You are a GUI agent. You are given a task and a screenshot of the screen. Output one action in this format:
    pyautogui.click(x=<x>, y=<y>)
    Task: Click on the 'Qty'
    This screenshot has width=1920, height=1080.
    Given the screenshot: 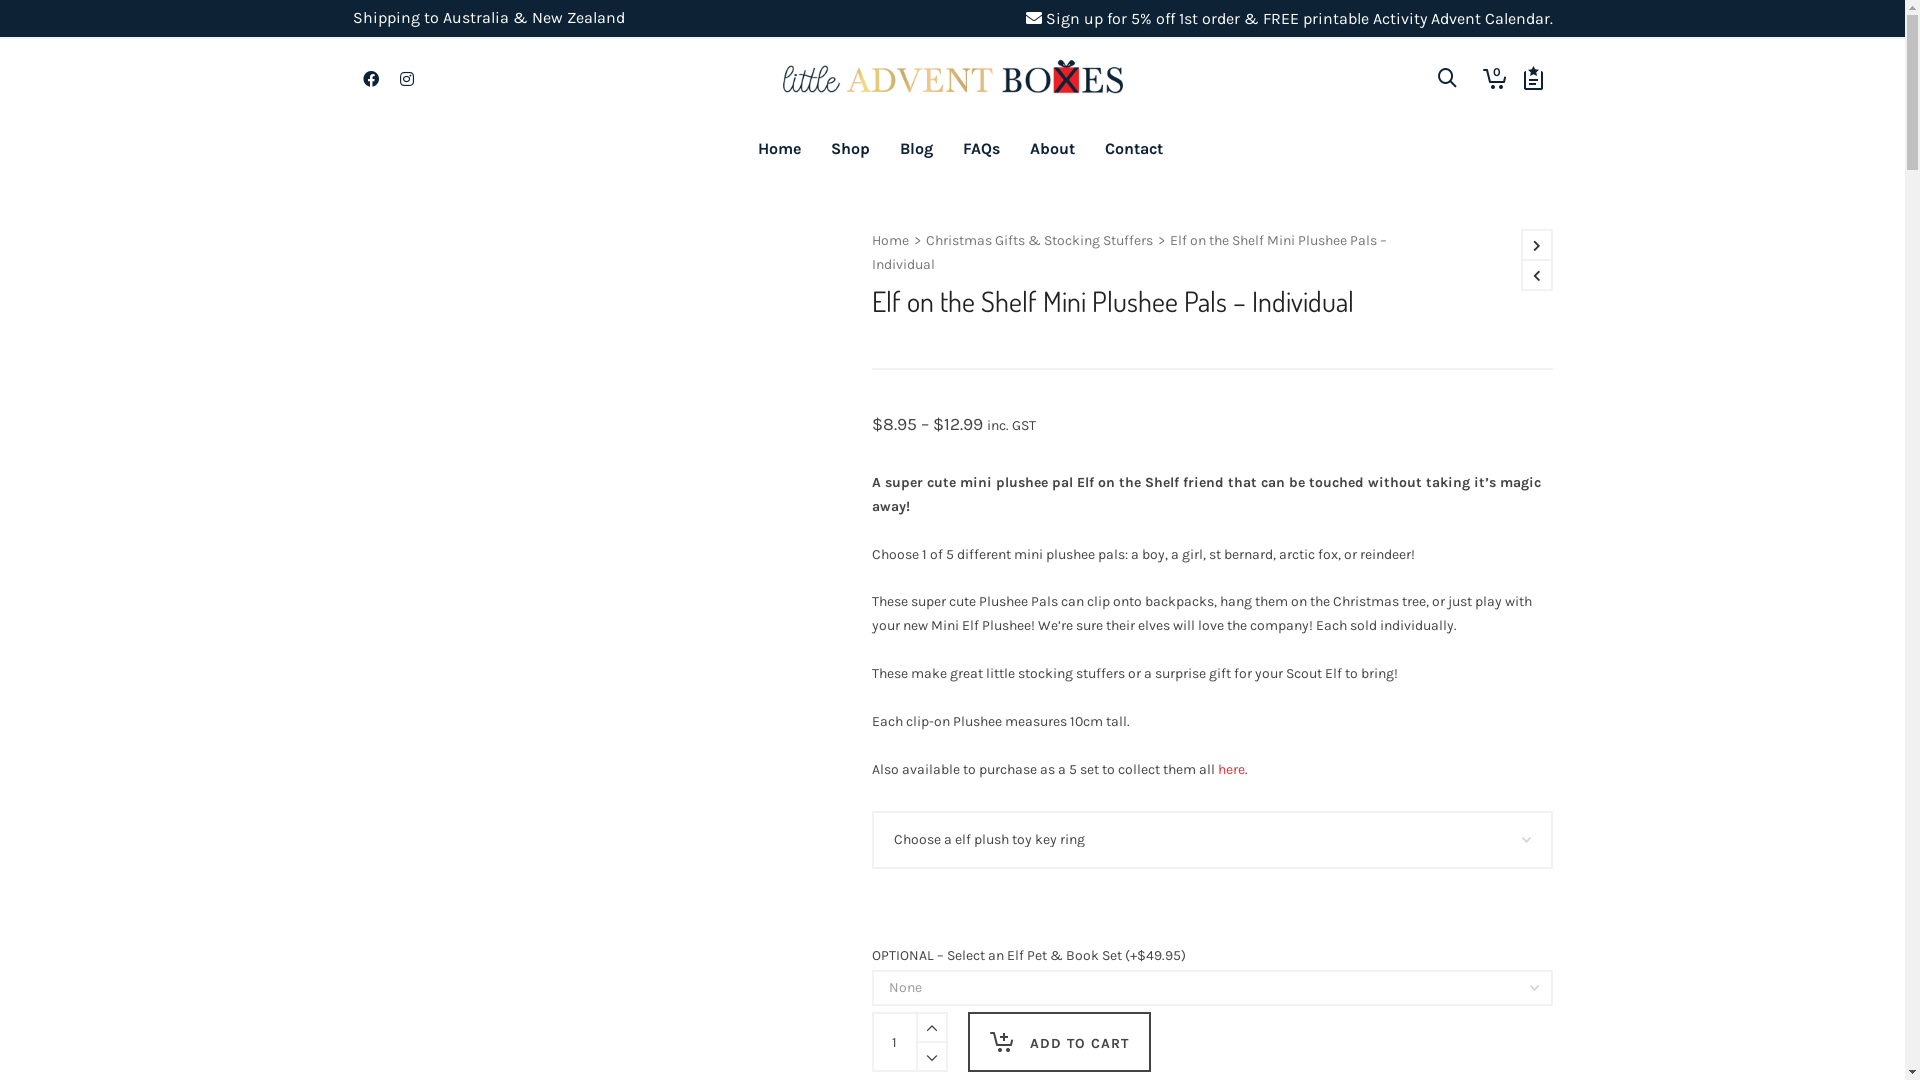 What is the action you would take?
    pyautogui.click(x=893, y=1040)
    